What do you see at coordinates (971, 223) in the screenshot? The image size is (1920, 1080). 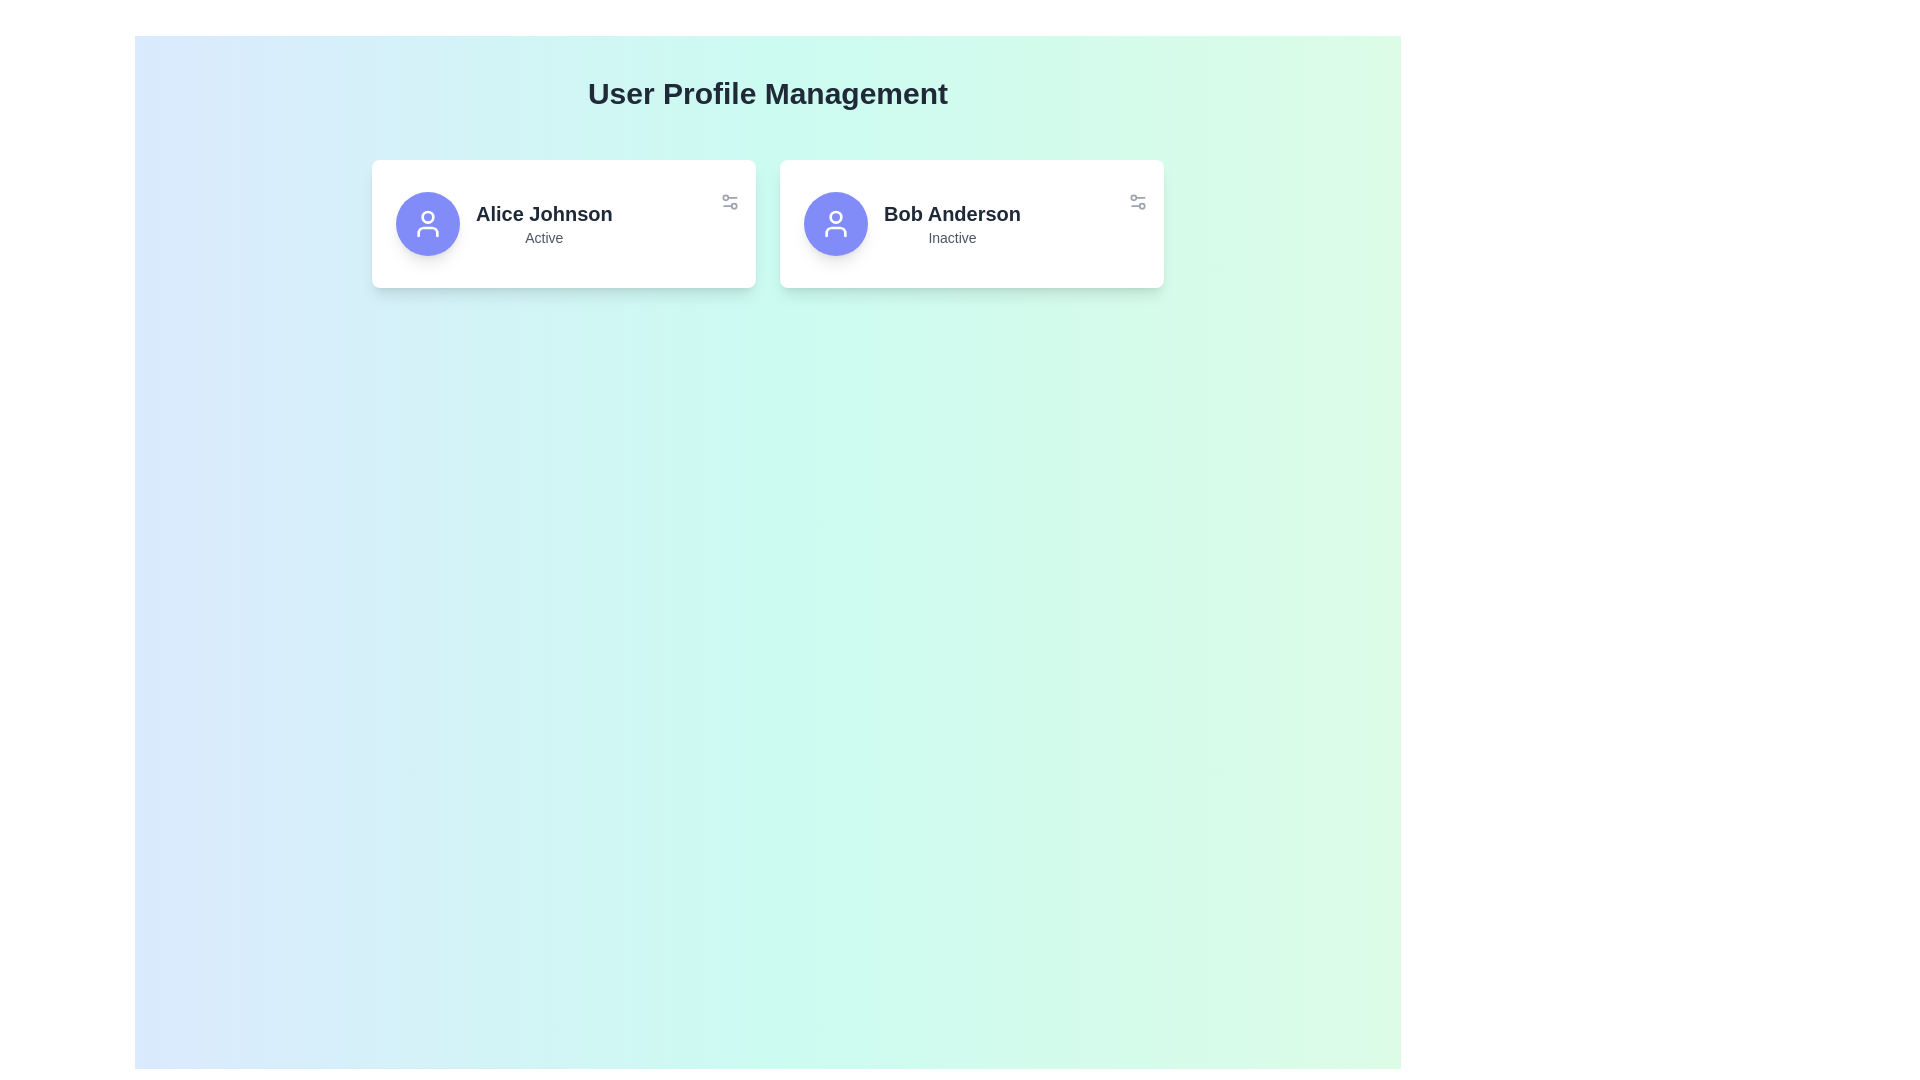 I see `the Text Display Component that shows 'Bob Anderson' in bold and 'Inactive' in smaller gray text, located next to a circular purple user icon` at bounding box center [971, 223].